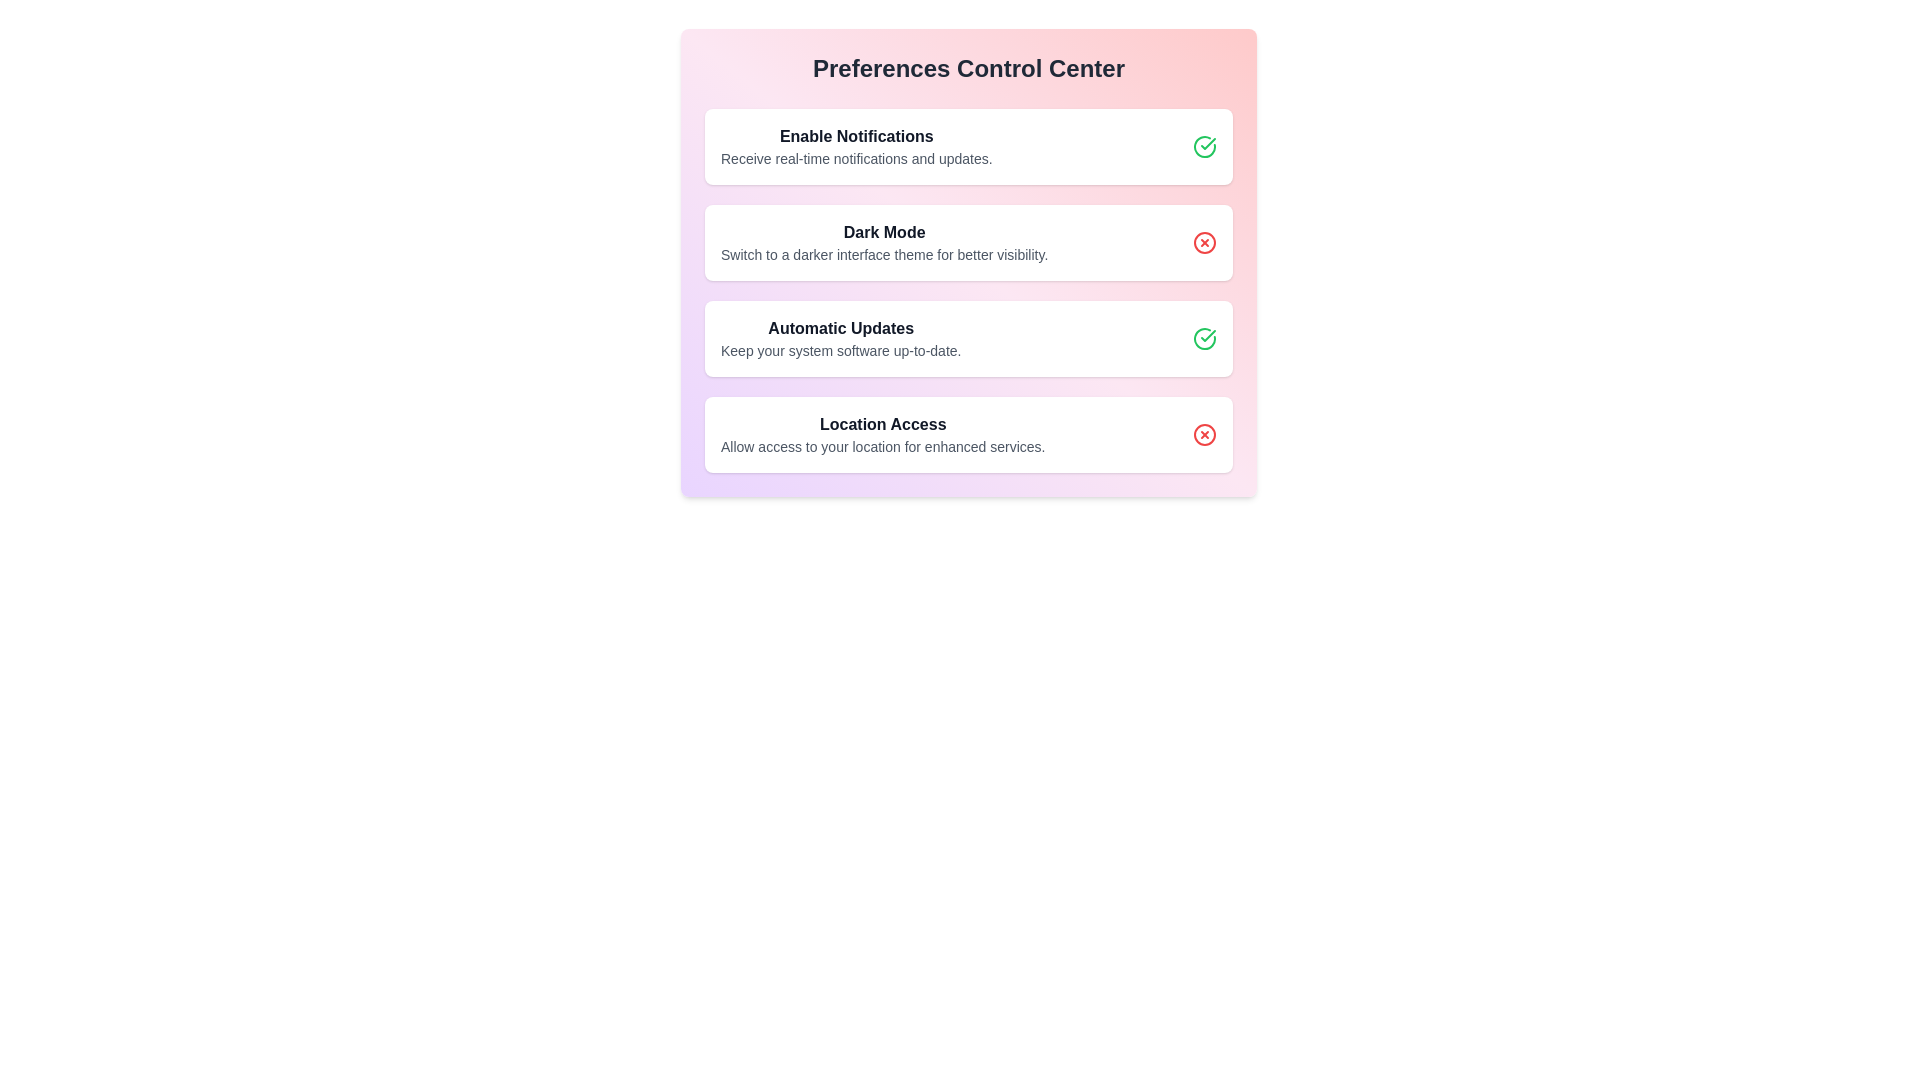 Image resolution: width=1920 pixels, height=1080 pixels. Describe the element at coordinates (969, 290) in the screenshot. I see `an individual option in the List of settings options located under the 'Preferences Control Center' to modify settings` at that location.